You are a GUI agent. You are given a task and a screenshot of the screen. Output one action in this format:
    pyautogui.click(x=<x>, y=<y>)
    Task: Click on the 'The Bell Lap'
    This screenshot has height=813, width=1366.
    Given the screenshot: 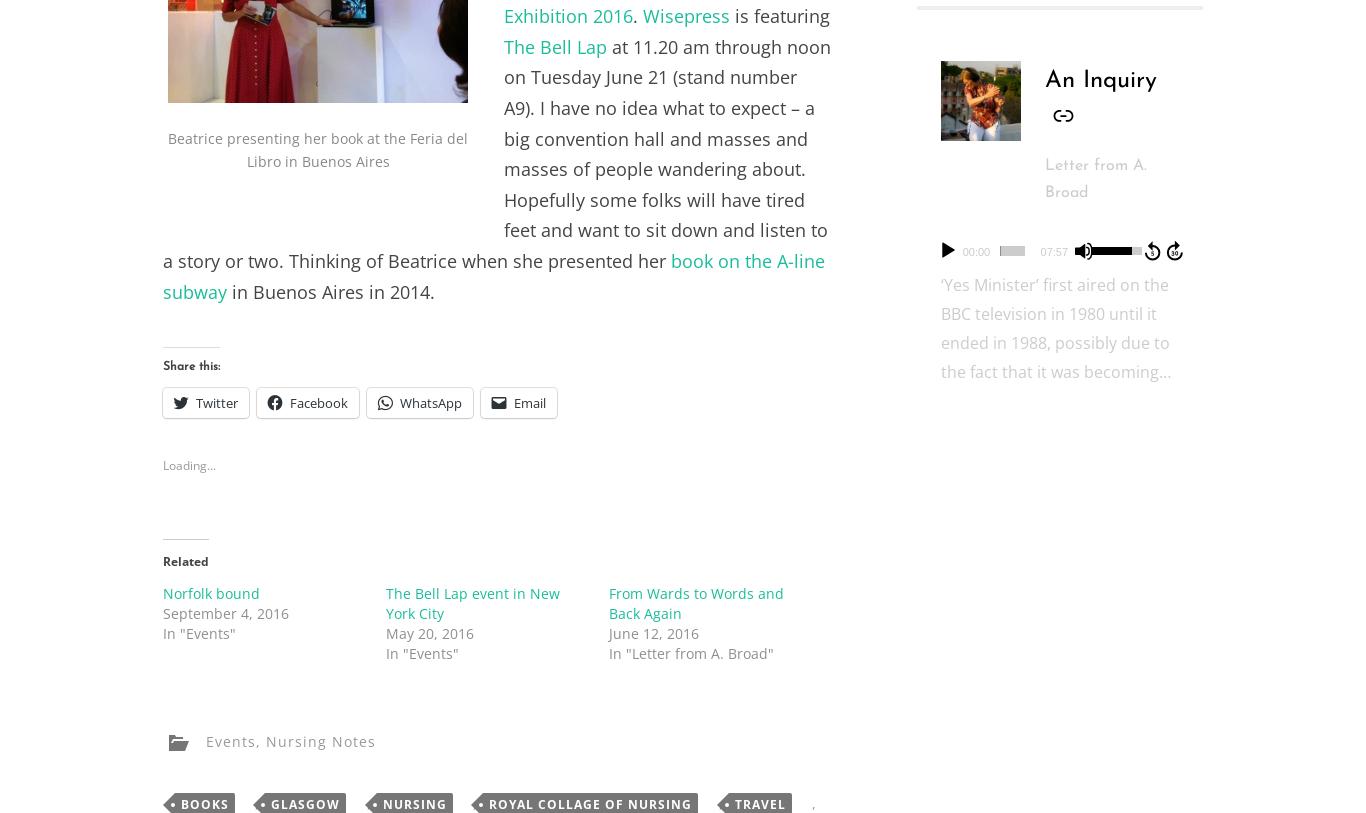 What is the action you would take?
    pyautogui.click(x=502, y=45)
    